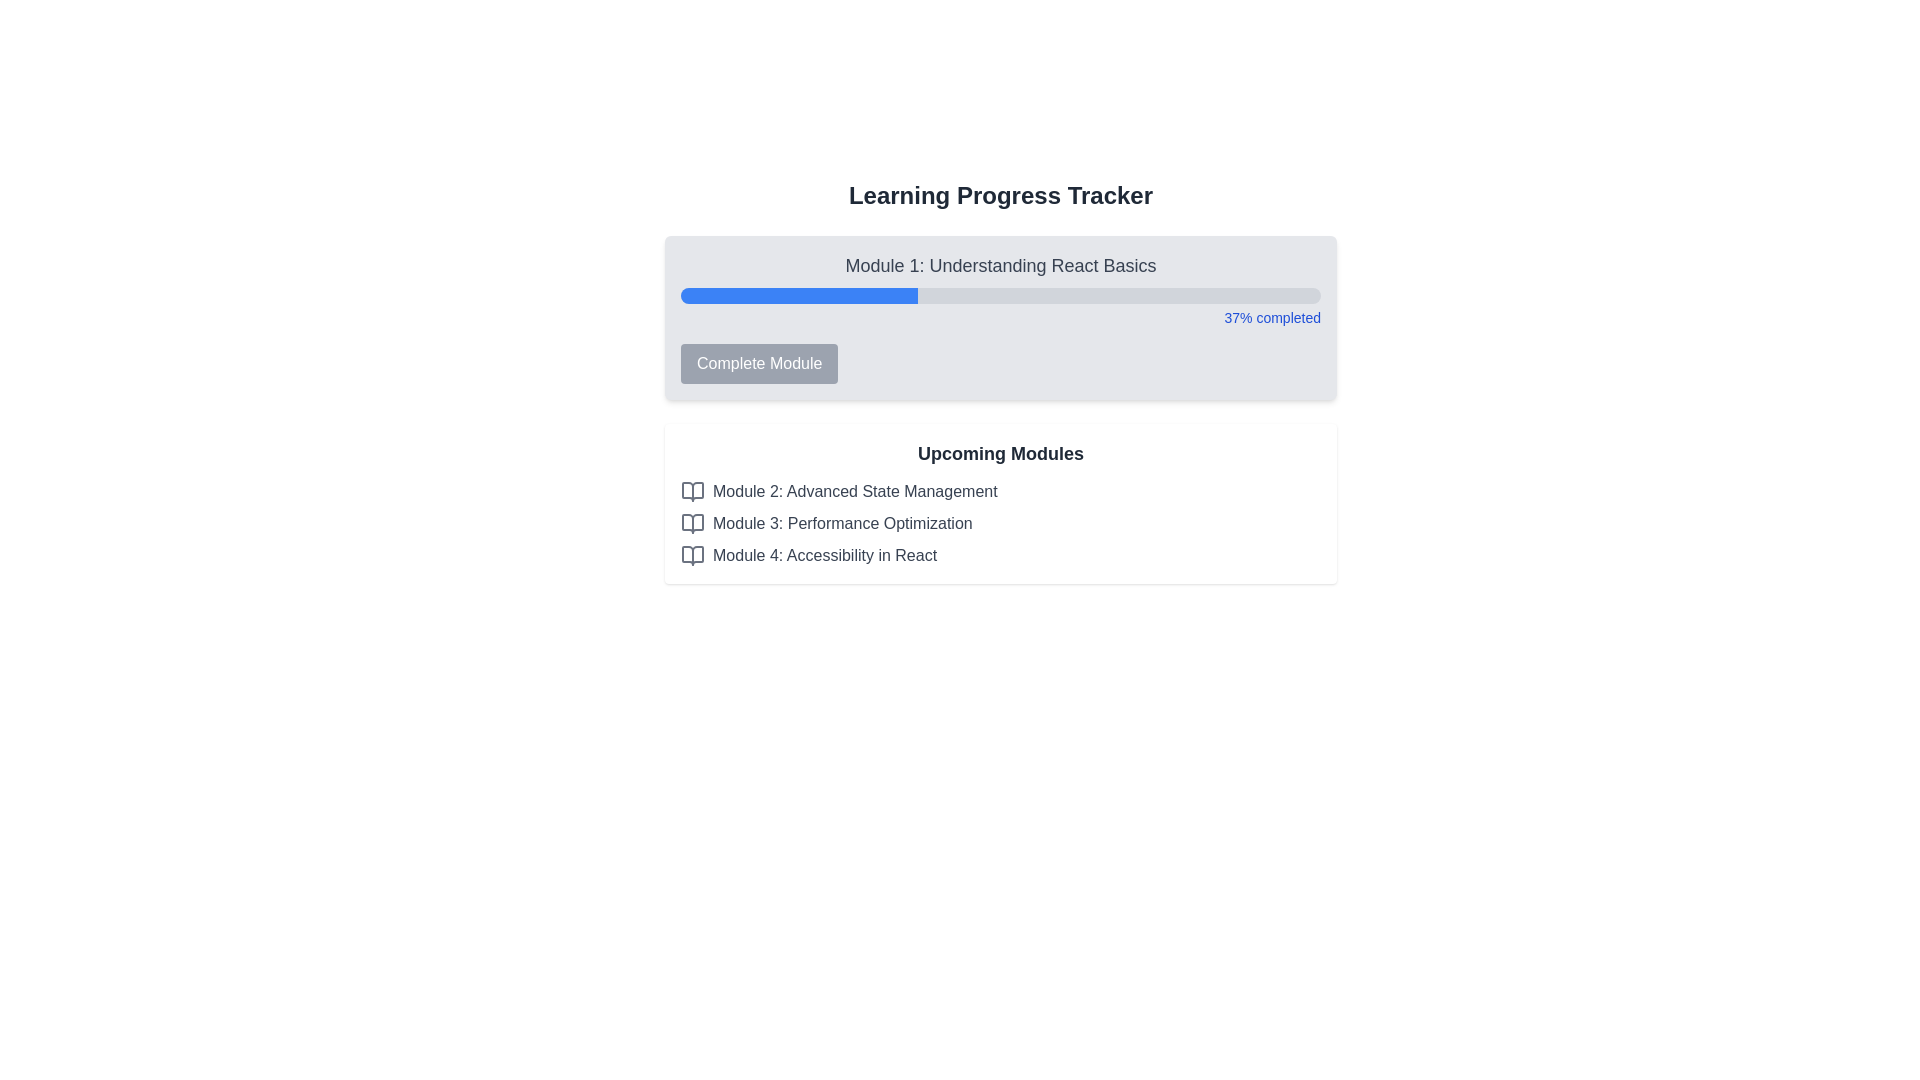 The image size is (1920, 1080). I want to click on the icon resembling an open book with a gray outline, located next to the text 'Module 3: Performance Optimization' in the 'Upcoming Modules' section, so click(692, 523).